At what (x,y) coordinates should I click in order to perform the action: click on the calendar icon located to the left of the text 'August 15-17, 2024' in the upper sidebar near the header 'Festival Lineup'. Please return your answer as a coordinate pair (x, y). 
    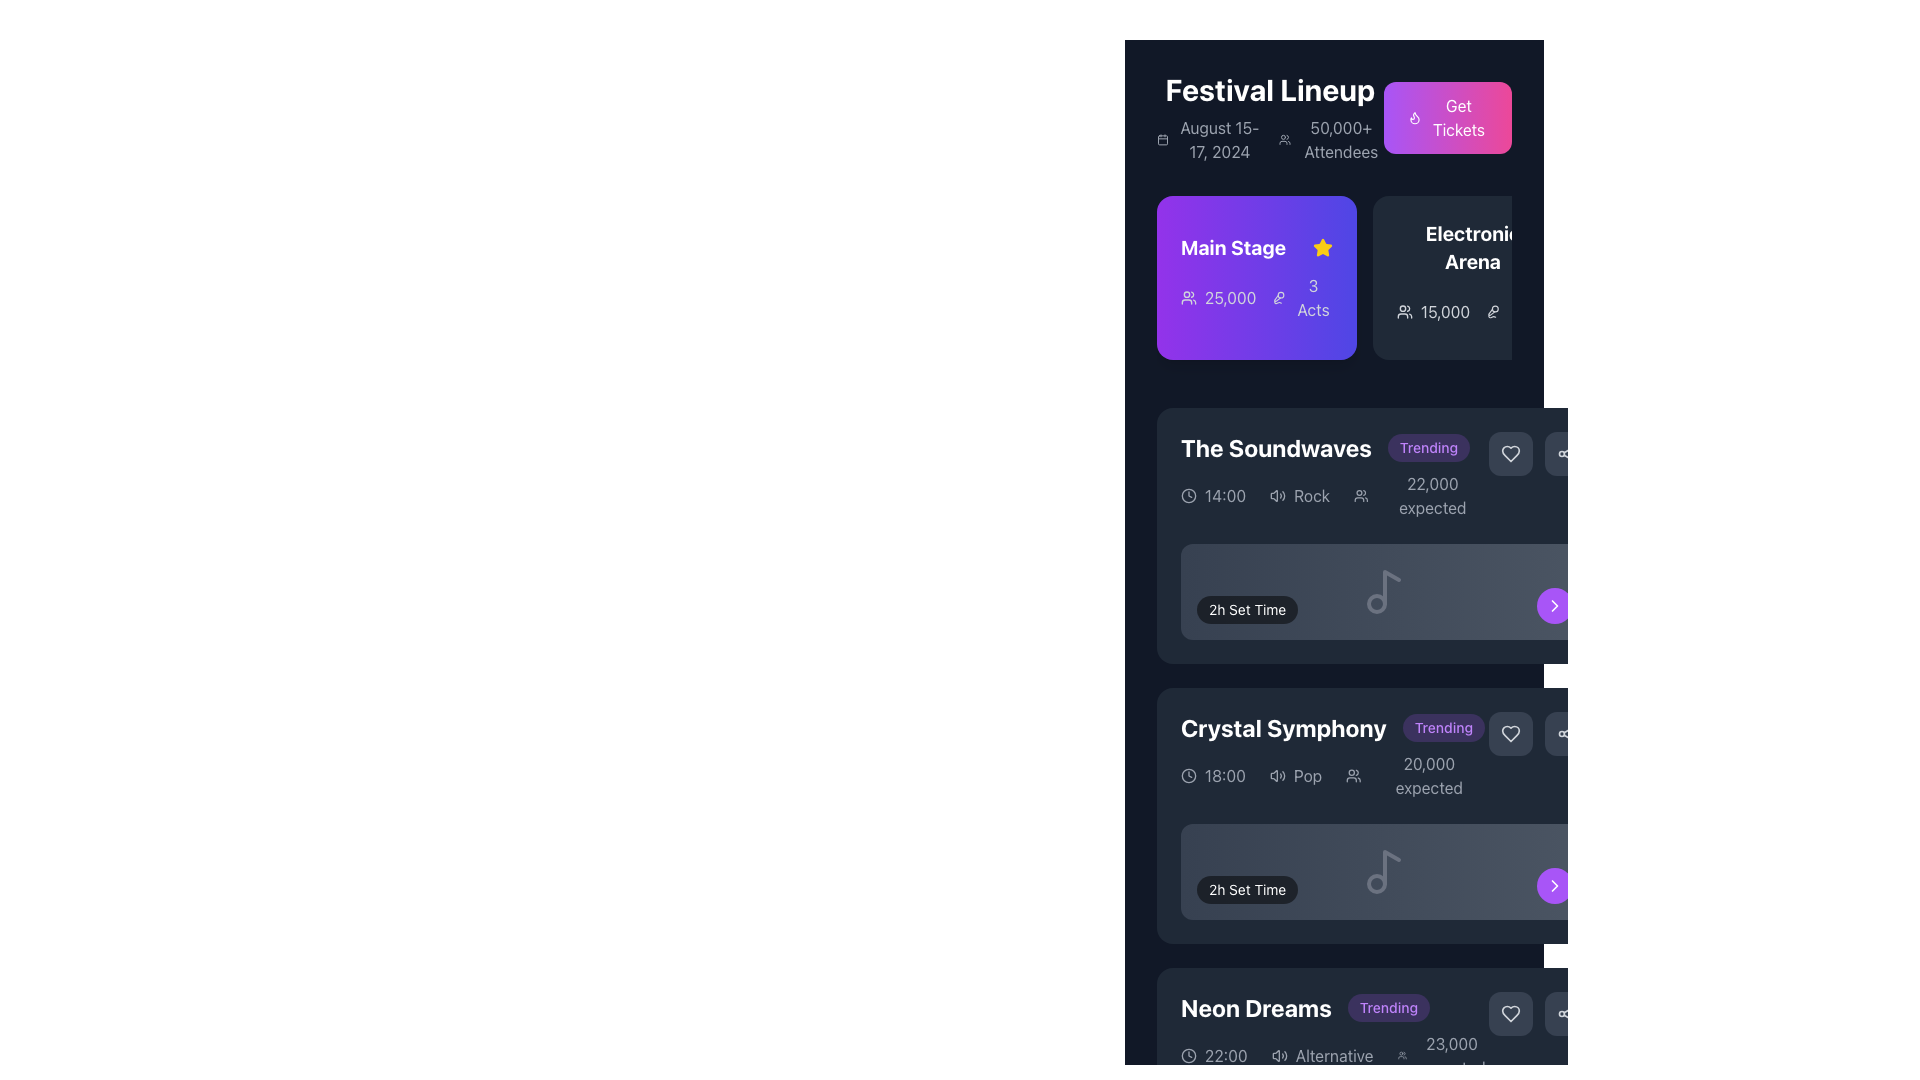
    Looking at the image, I should click on (1163, 138).